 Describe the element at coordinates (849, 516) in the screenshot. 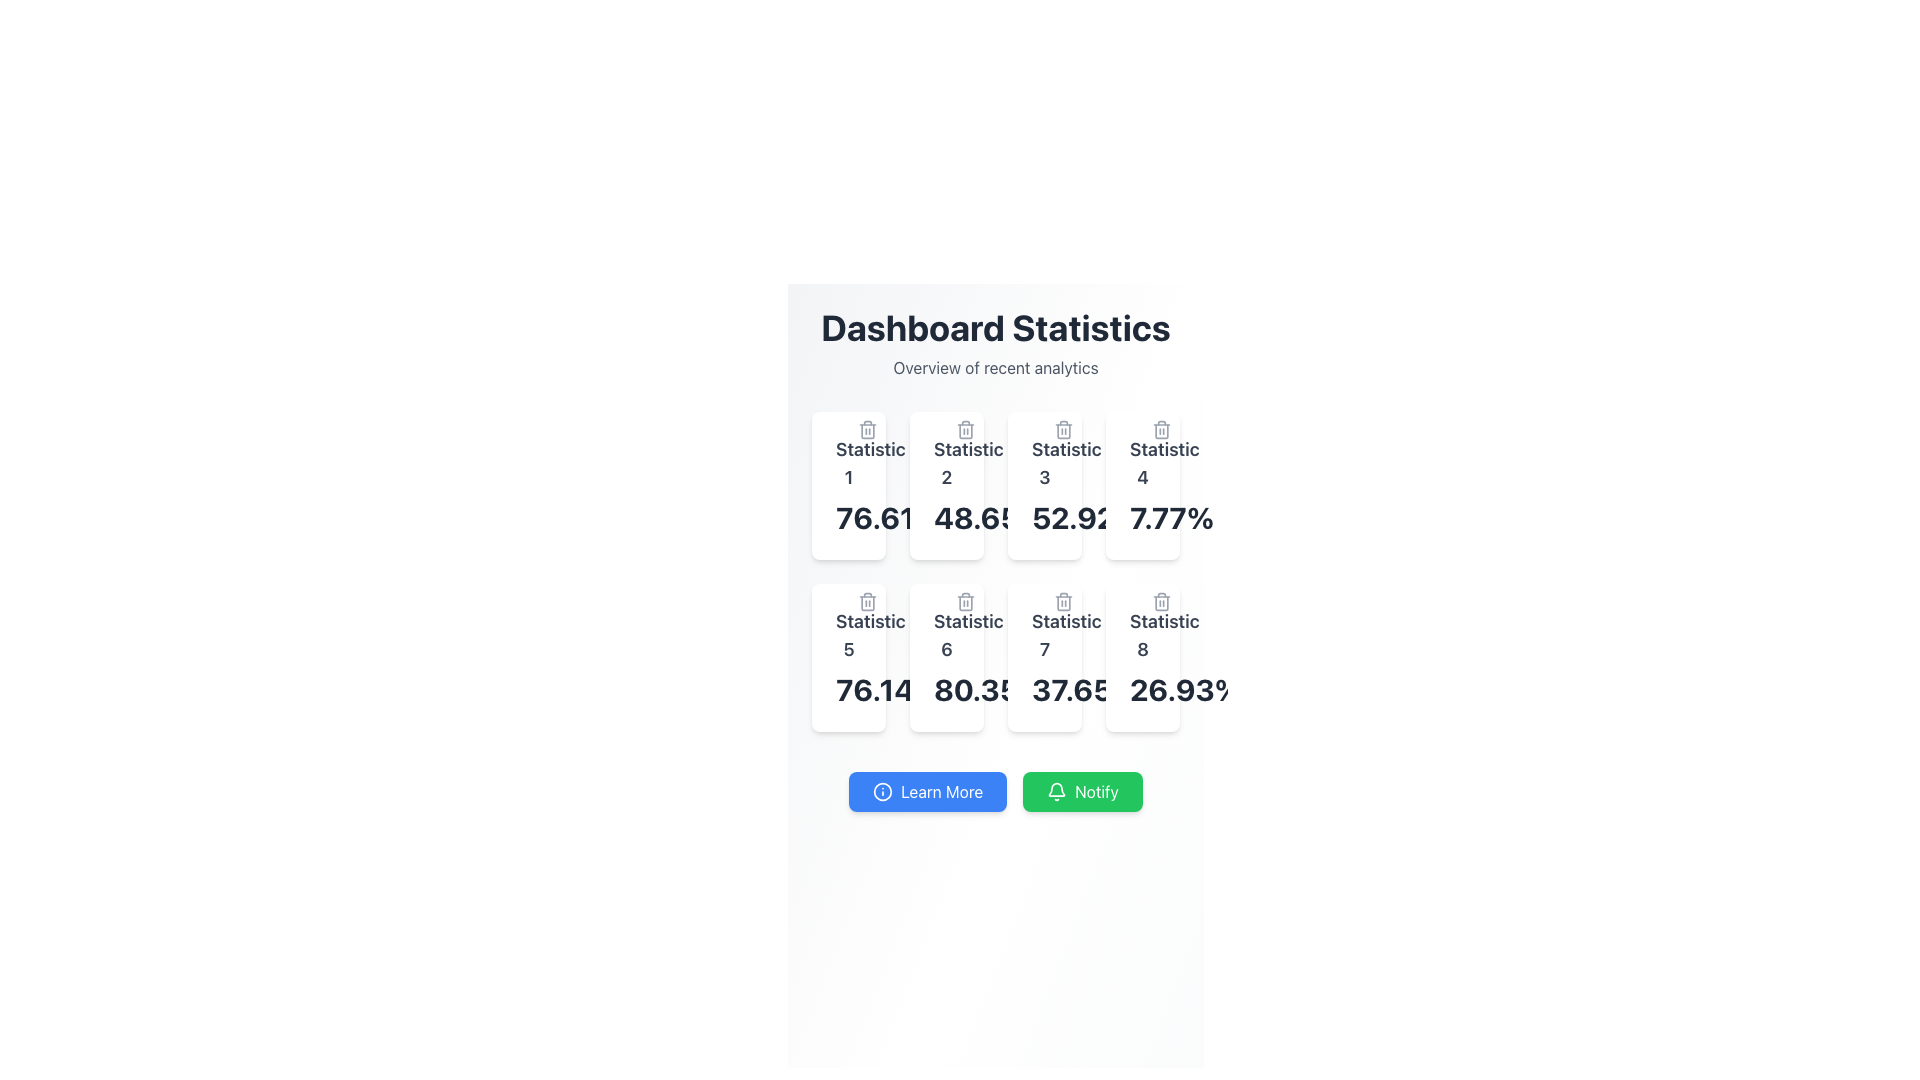

I see `the text label displaying '76.61%' in bold, dark gray font, located within the card component titled 'Statistic 1'` at that location.